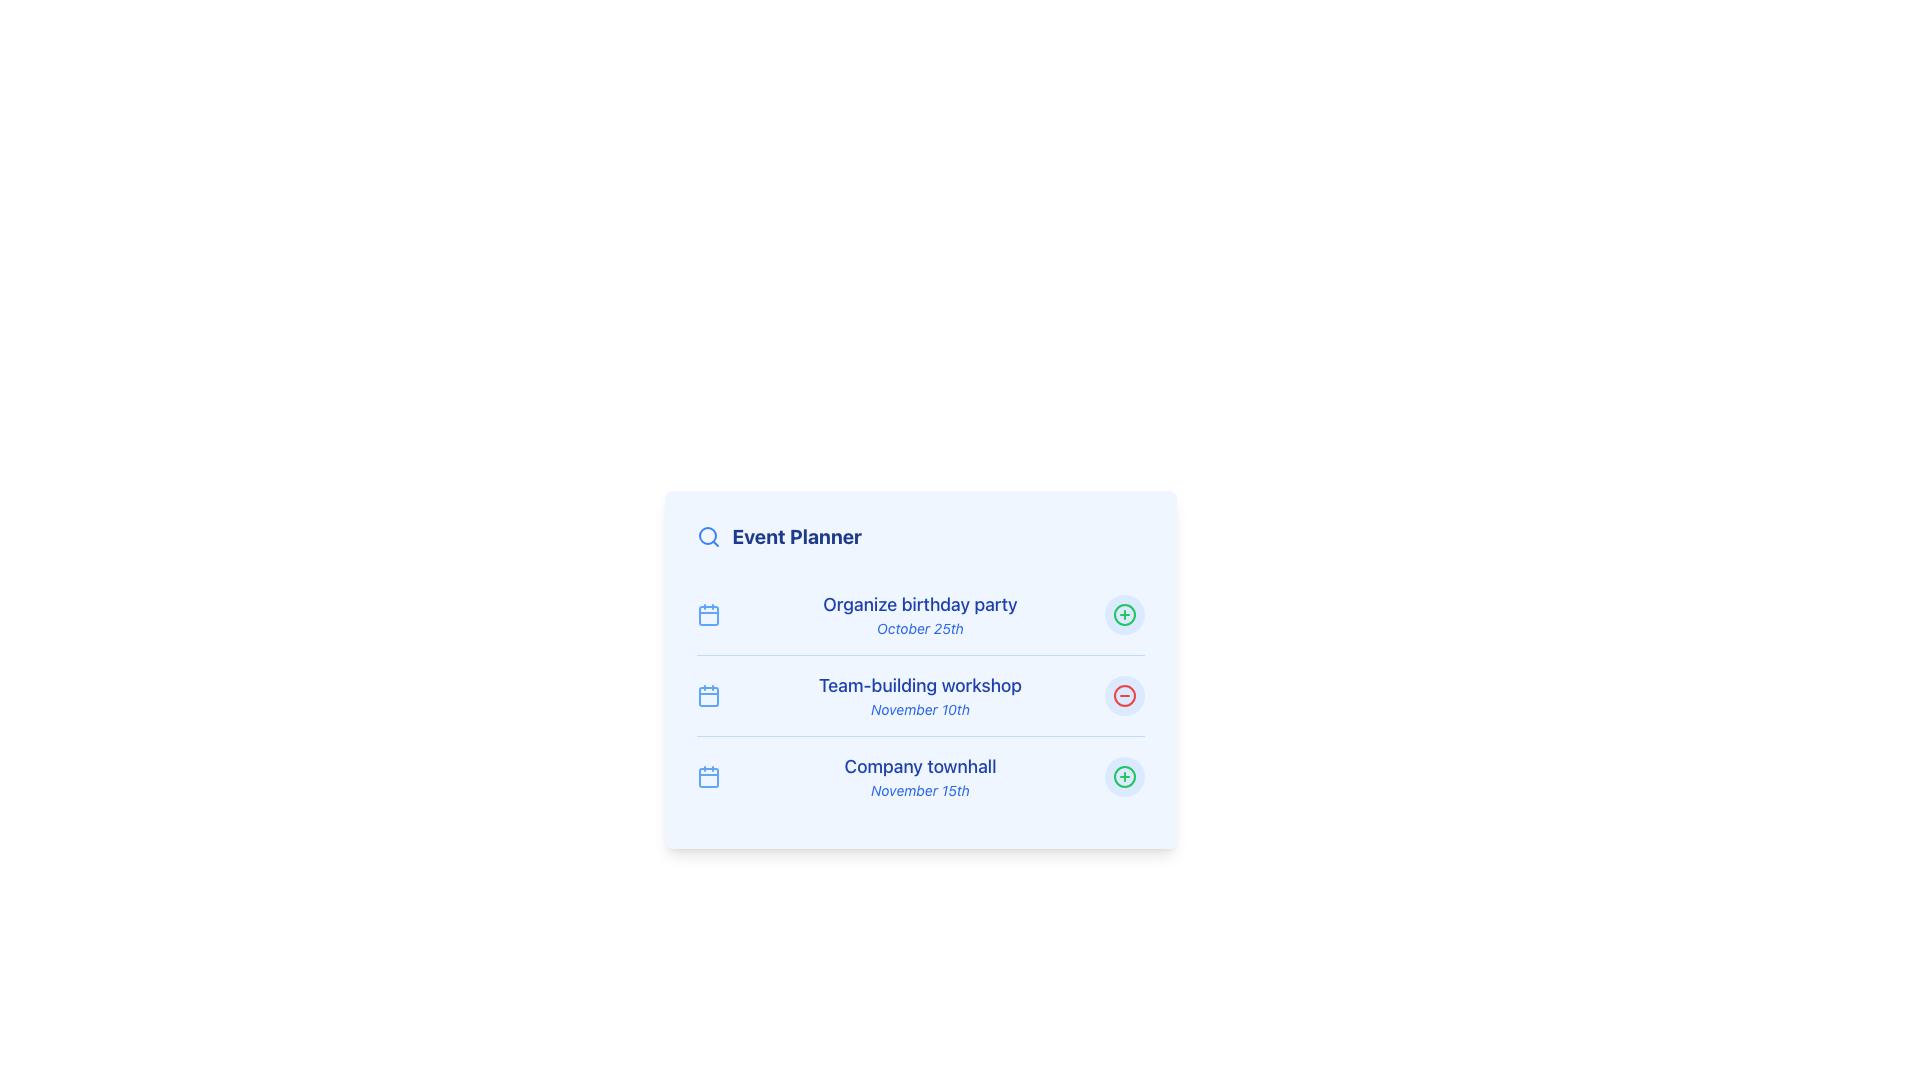 The width and height of the screenshot is (1920, 1080). I want to click on the circular red icon that is part of the minus-symbol icon in the Event Planner module, located in the second row on the right side, so click(1124, 694).